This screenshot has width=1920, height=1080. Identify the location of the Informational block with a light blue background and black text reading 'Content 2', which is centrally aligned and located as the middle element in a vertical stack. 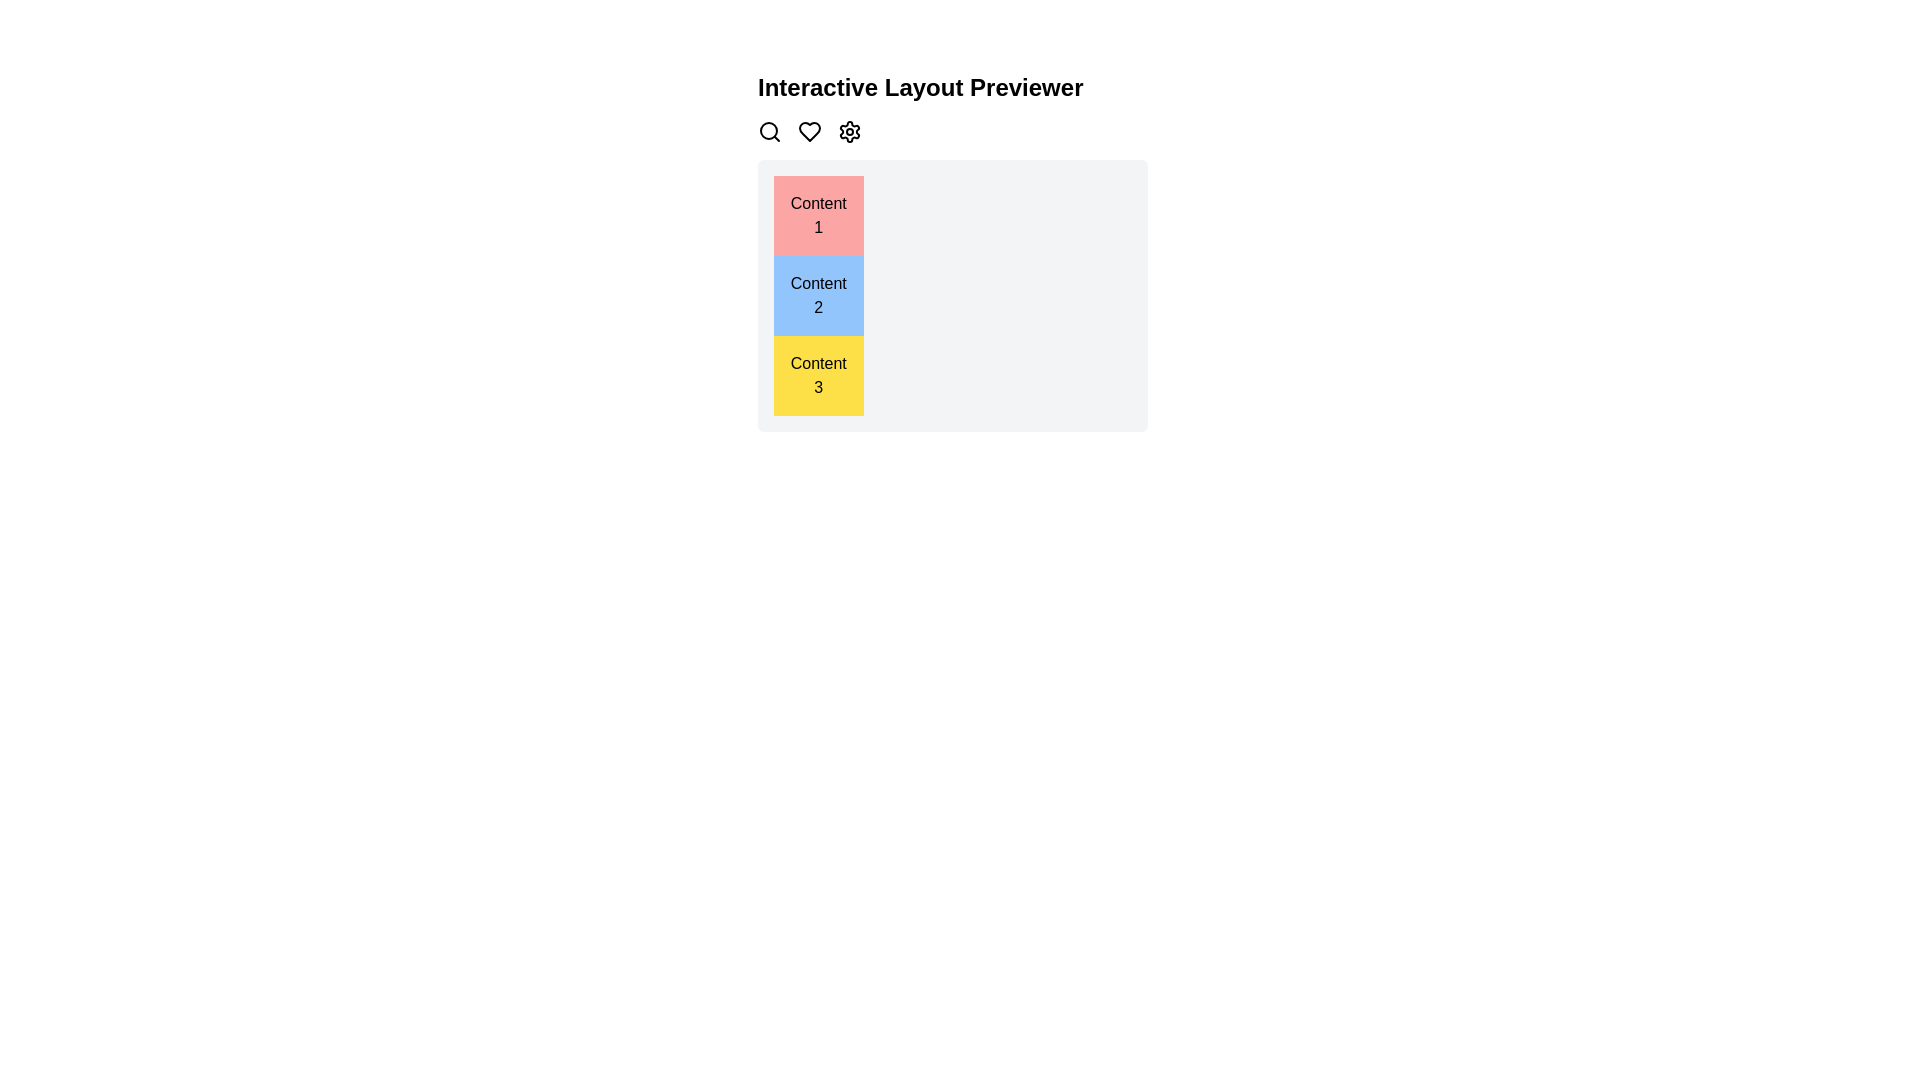
(818, 296).